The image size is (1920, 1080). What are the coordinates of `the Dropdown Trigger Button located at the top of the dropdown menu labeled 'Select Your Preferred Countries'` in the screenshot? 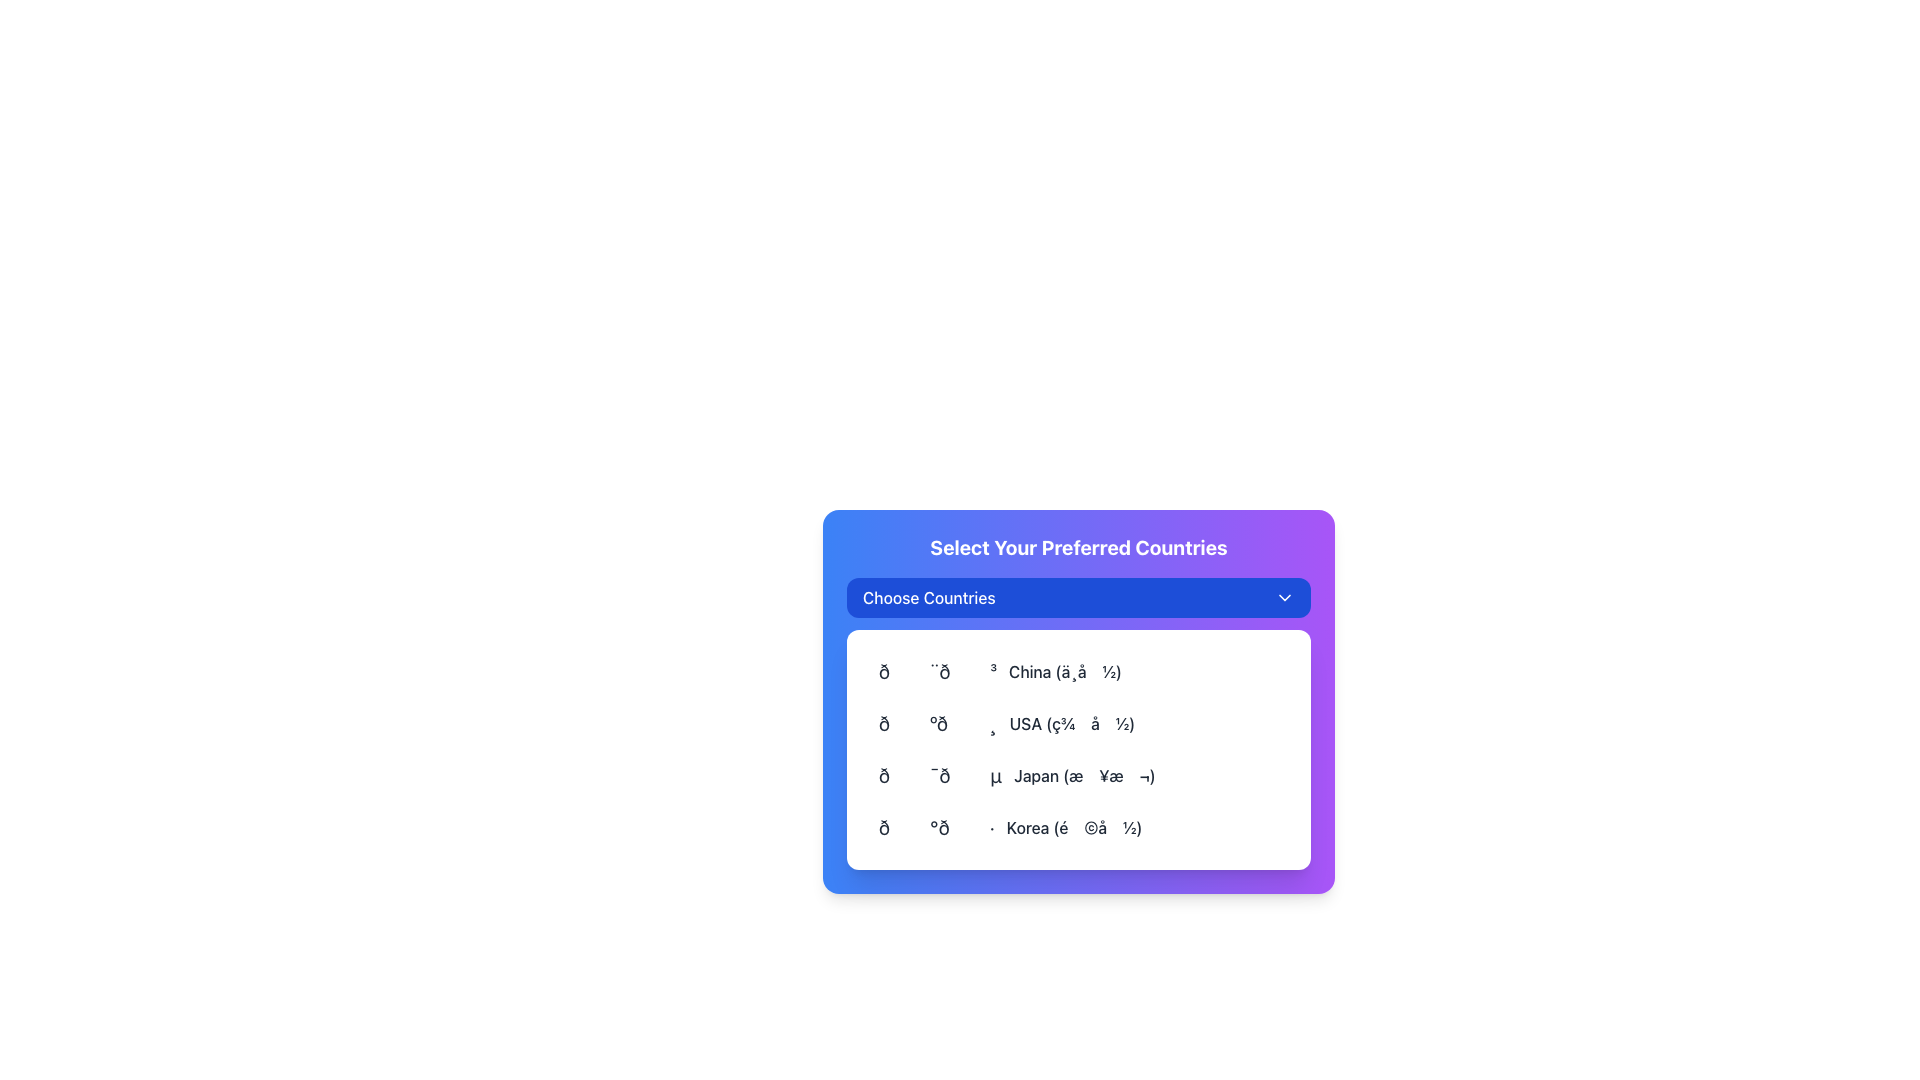 It's located at (1078, 596).